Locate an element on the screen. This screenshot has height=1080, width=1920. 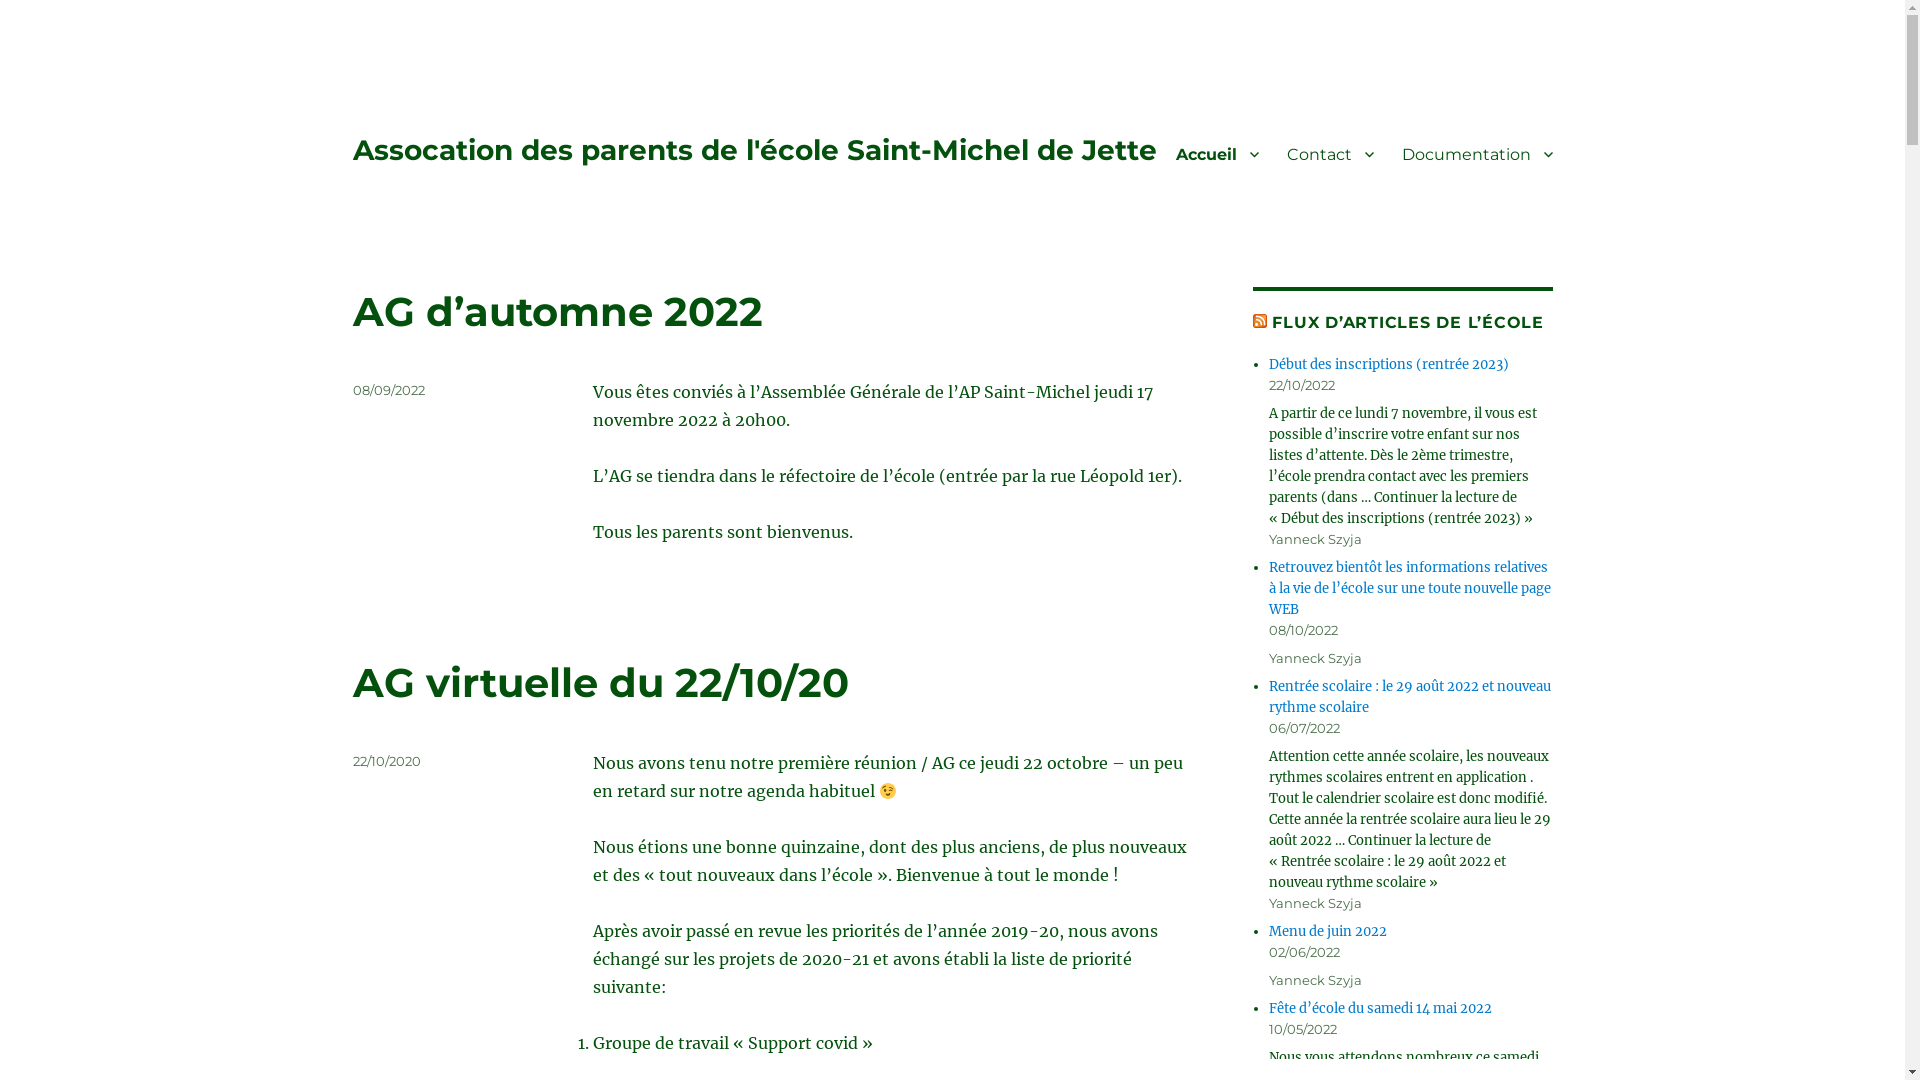
'Documentation' is located at coordinates (1477, 153).